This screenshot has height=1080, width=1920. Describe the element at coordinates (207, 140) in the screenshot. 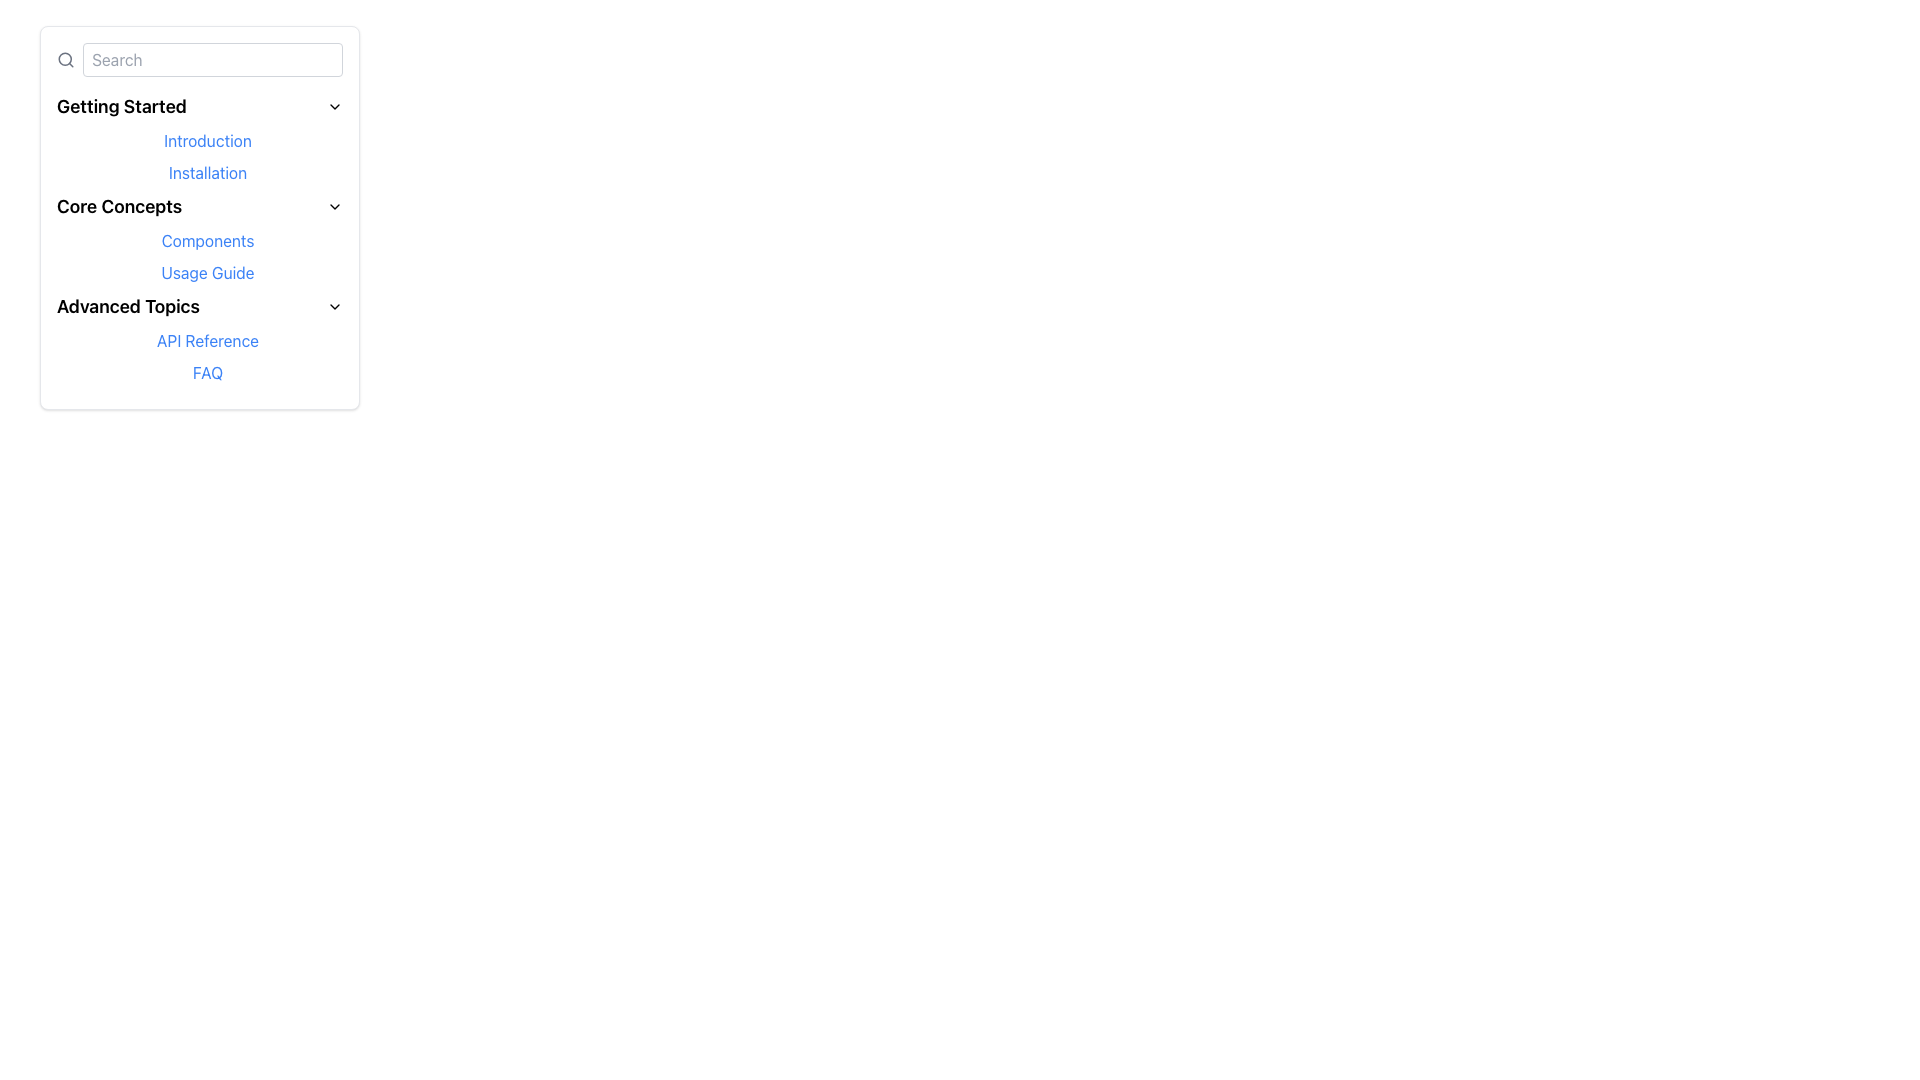

I see `the 'Introduction' hyperlink in the navigation panel under the 'Getting Started' category` at that location.